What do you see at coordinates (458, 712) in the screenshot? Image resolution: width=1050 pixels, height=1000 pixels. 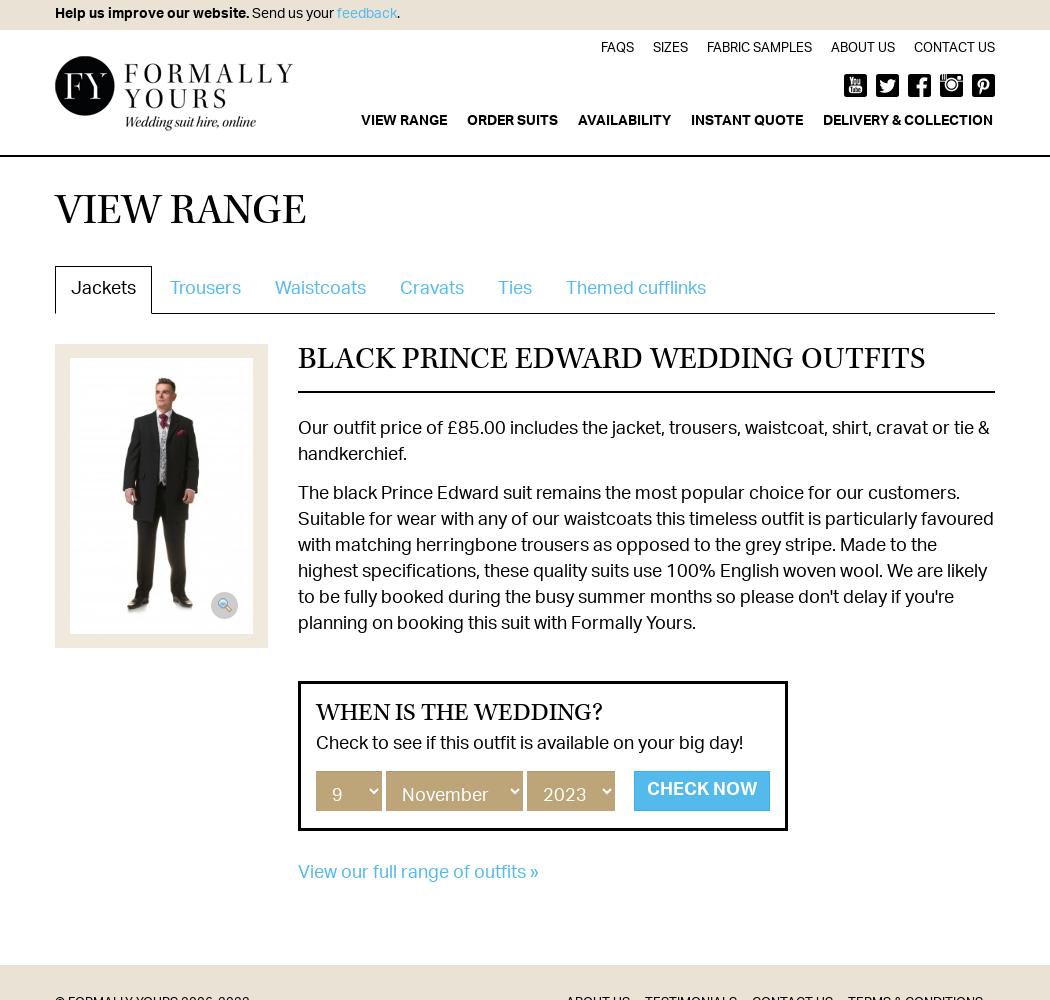 I see `'When is the wedding?'` at bounding box center [458, 712].